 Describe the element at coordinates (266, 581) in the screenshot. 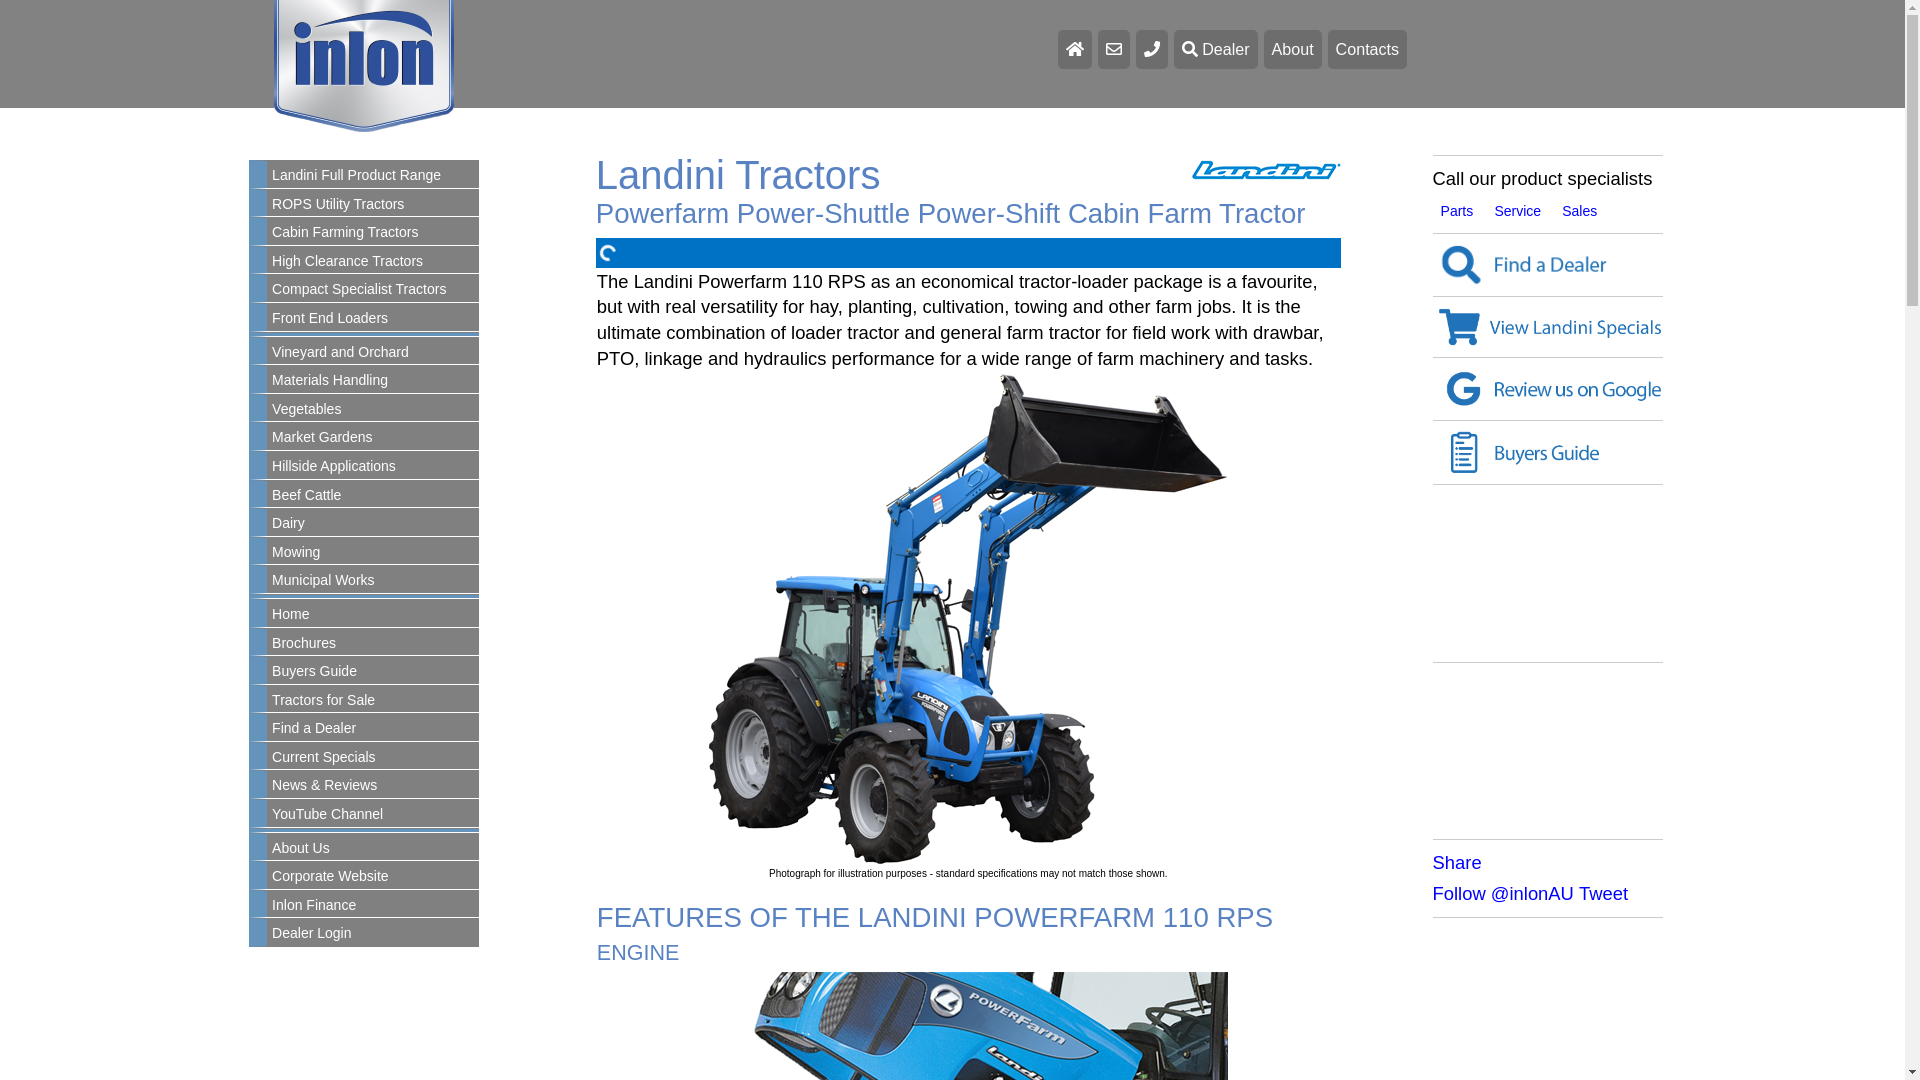

I see `'Municipal Works'` at that location.